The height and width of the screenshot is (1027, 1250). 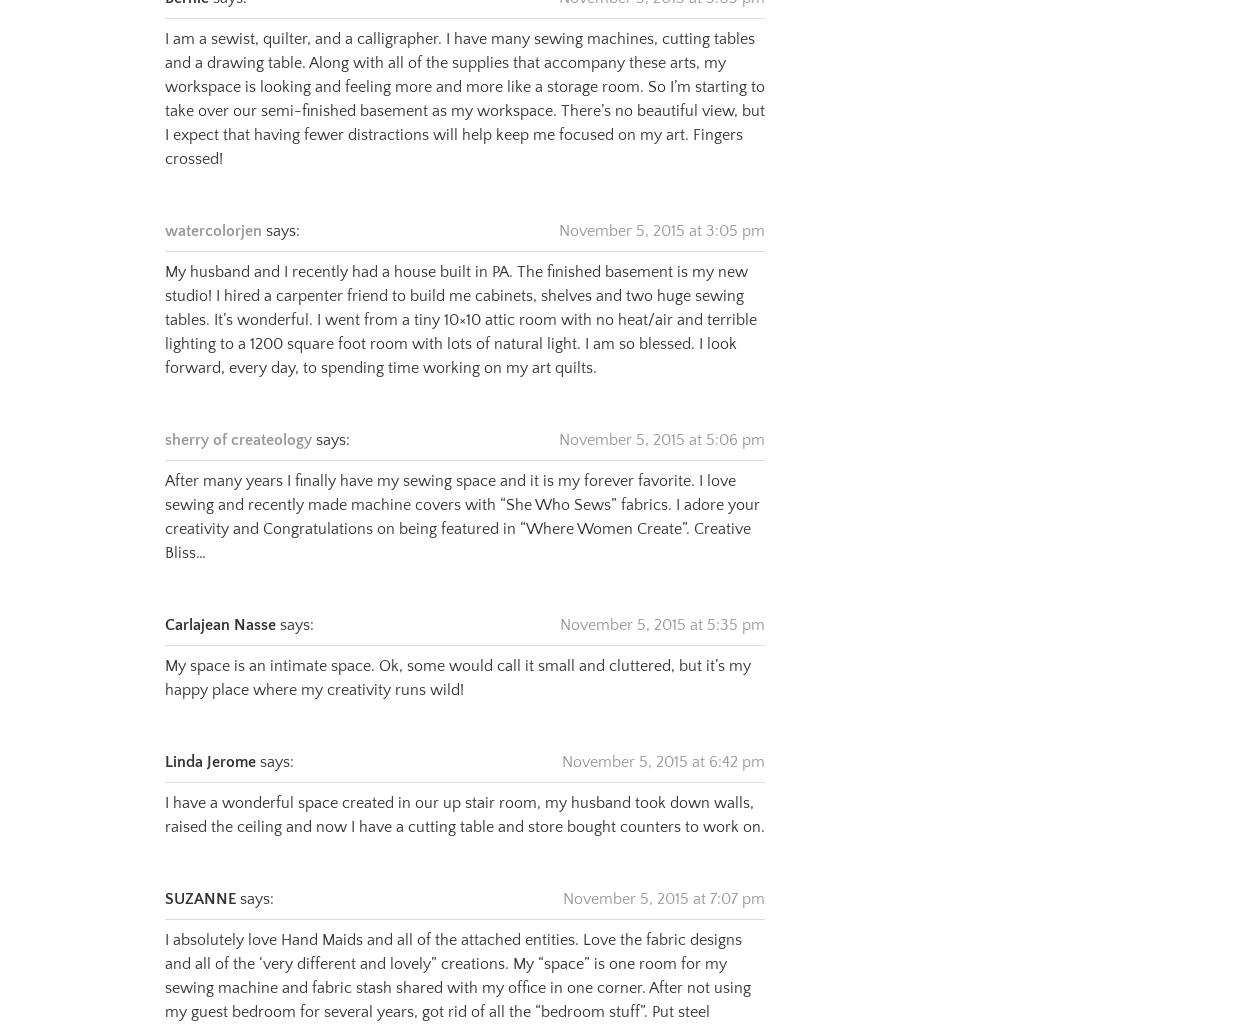 I want to click on 'November 5, 2015 at 5:35 pm', so click(x=662, y=599).